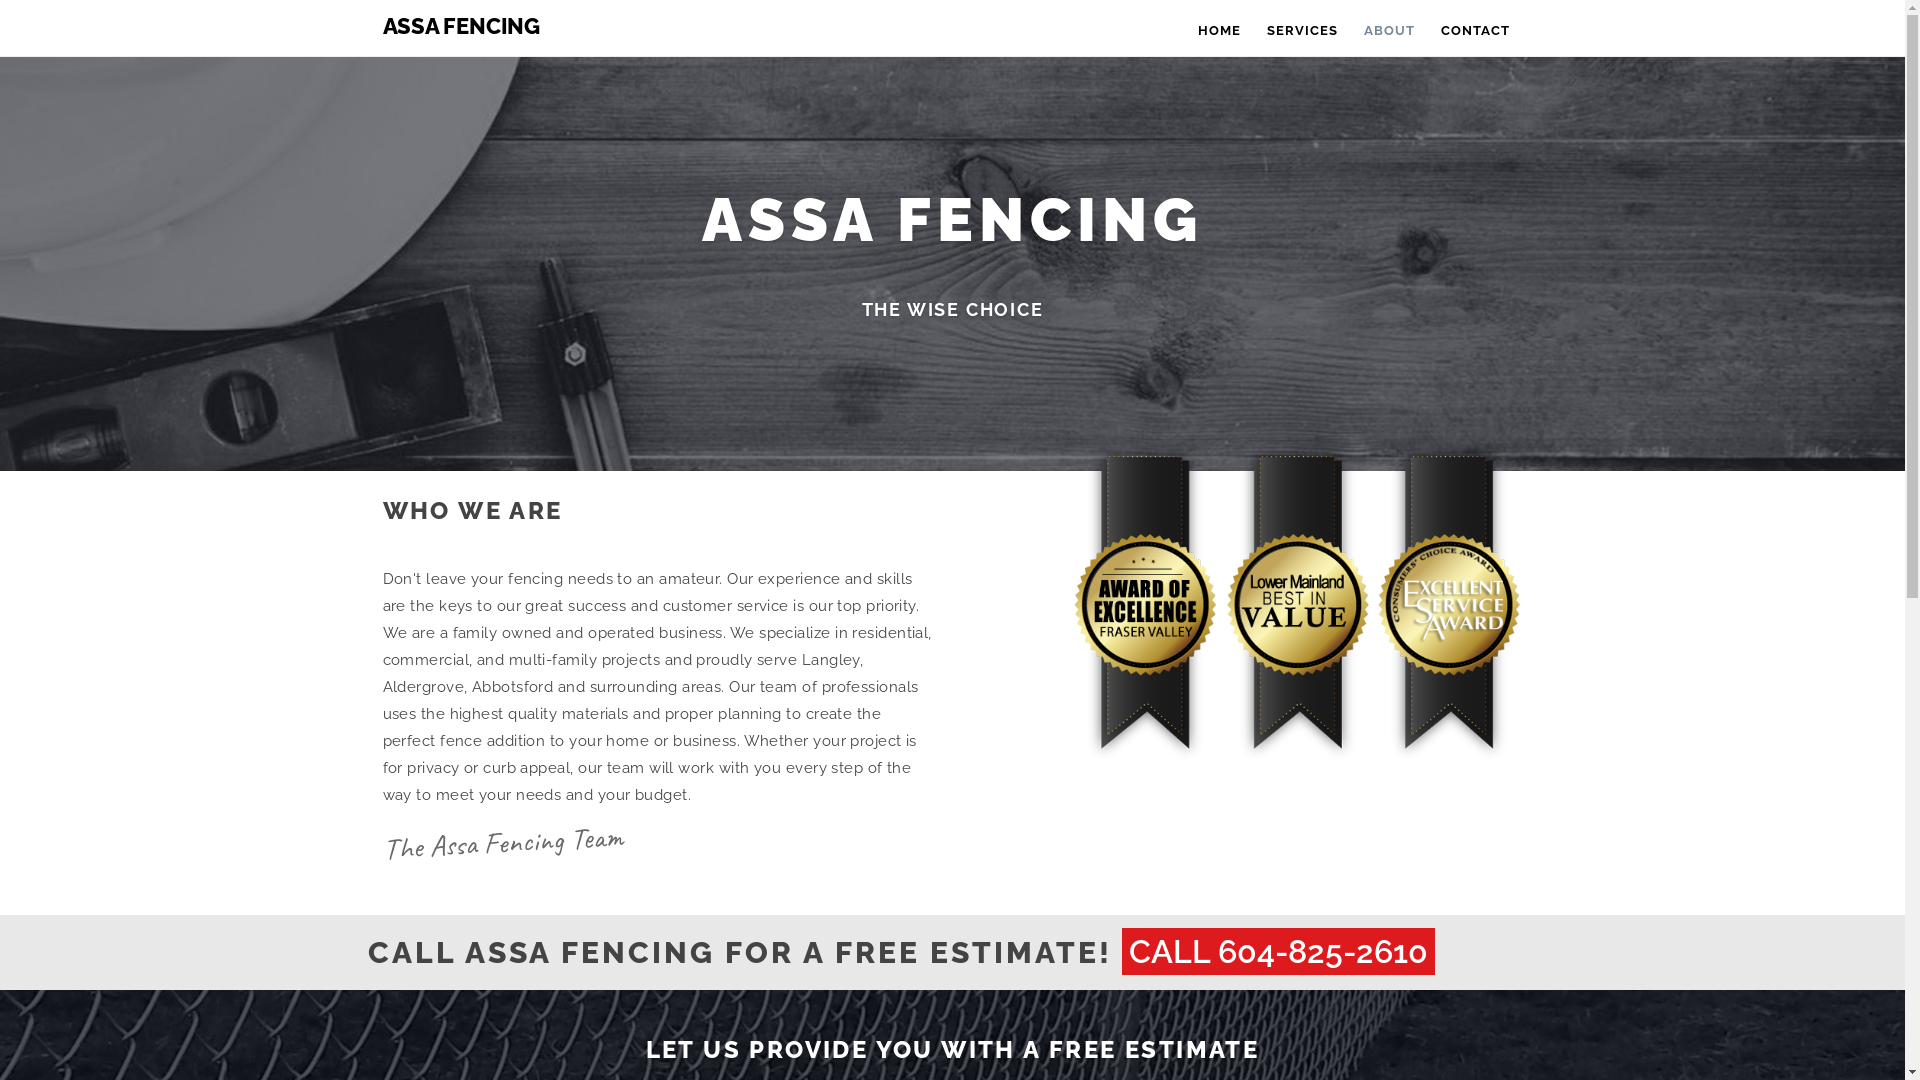 The height and width of the screenshot is (1080, 1920). I want to click on 'ABOUT', so click(1387, 27).